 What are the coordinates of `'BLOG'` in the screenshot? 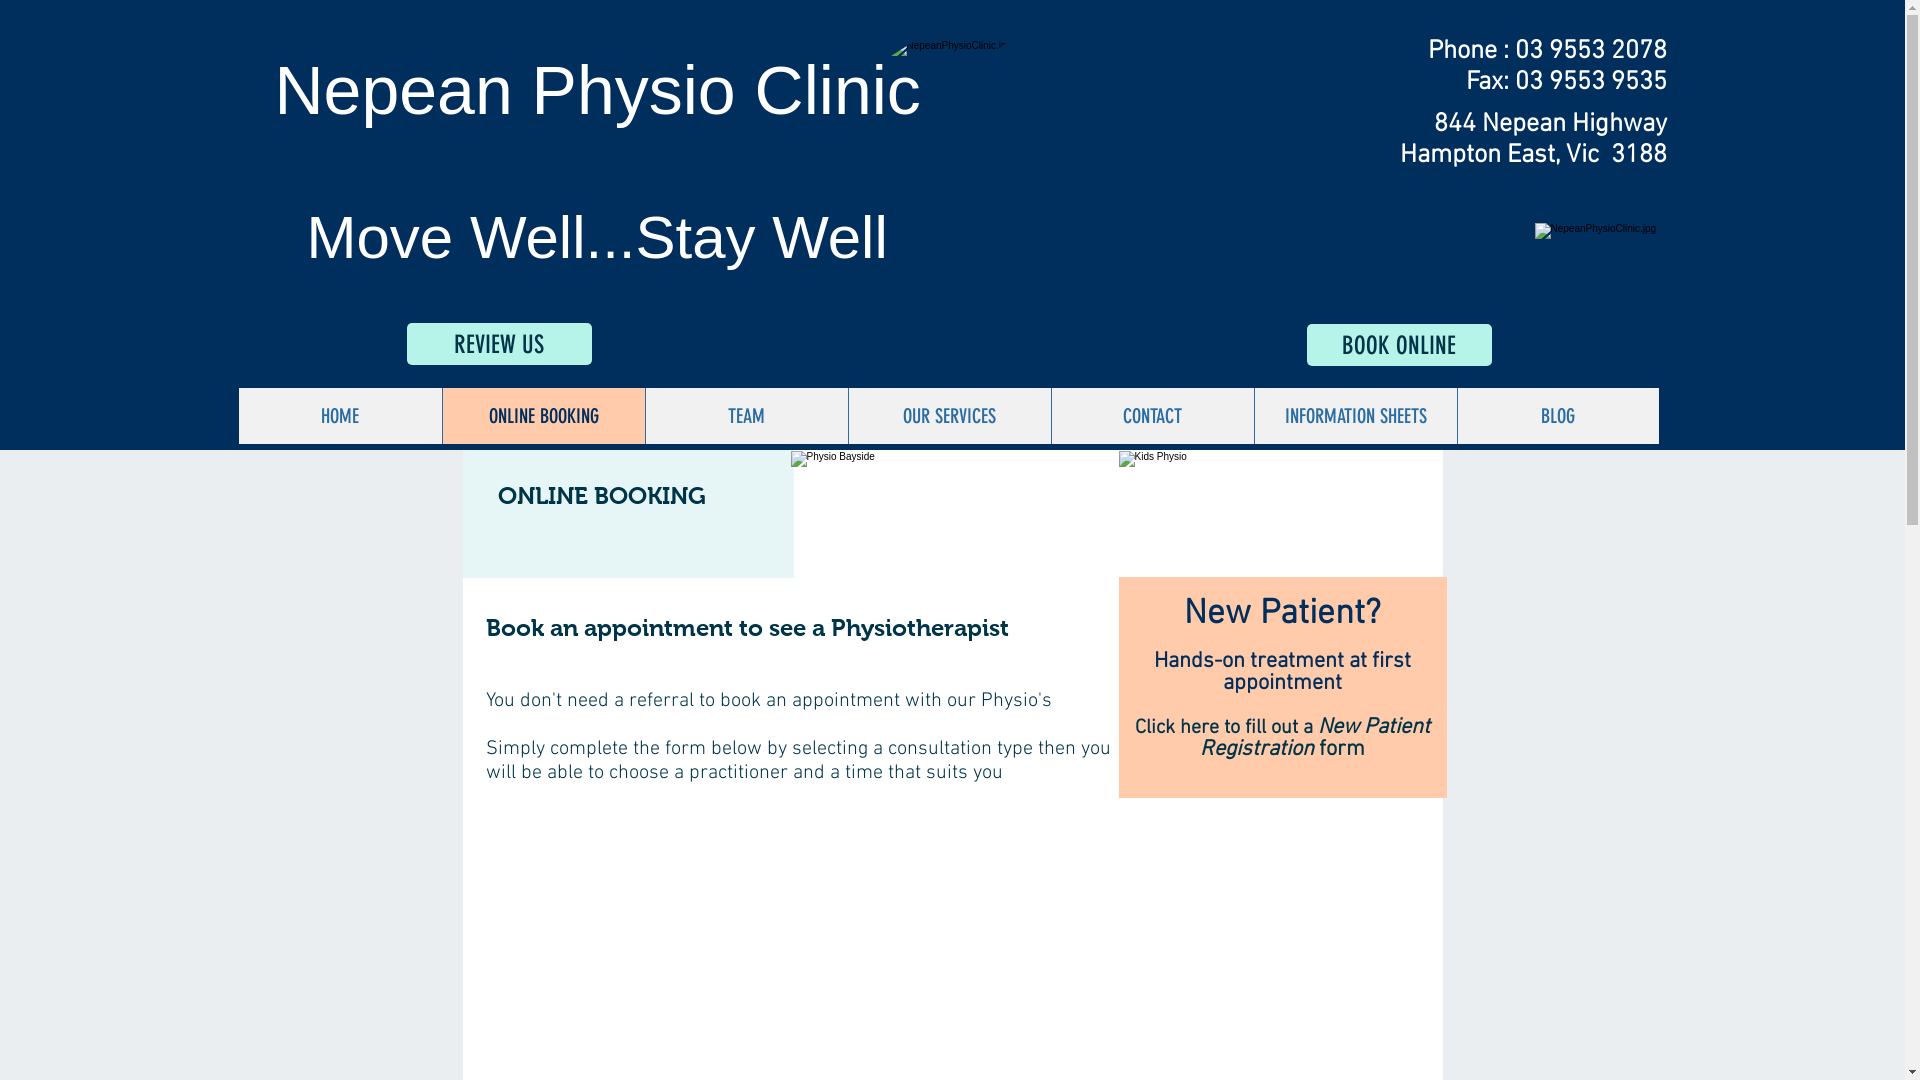 It's located at (1555, 415).